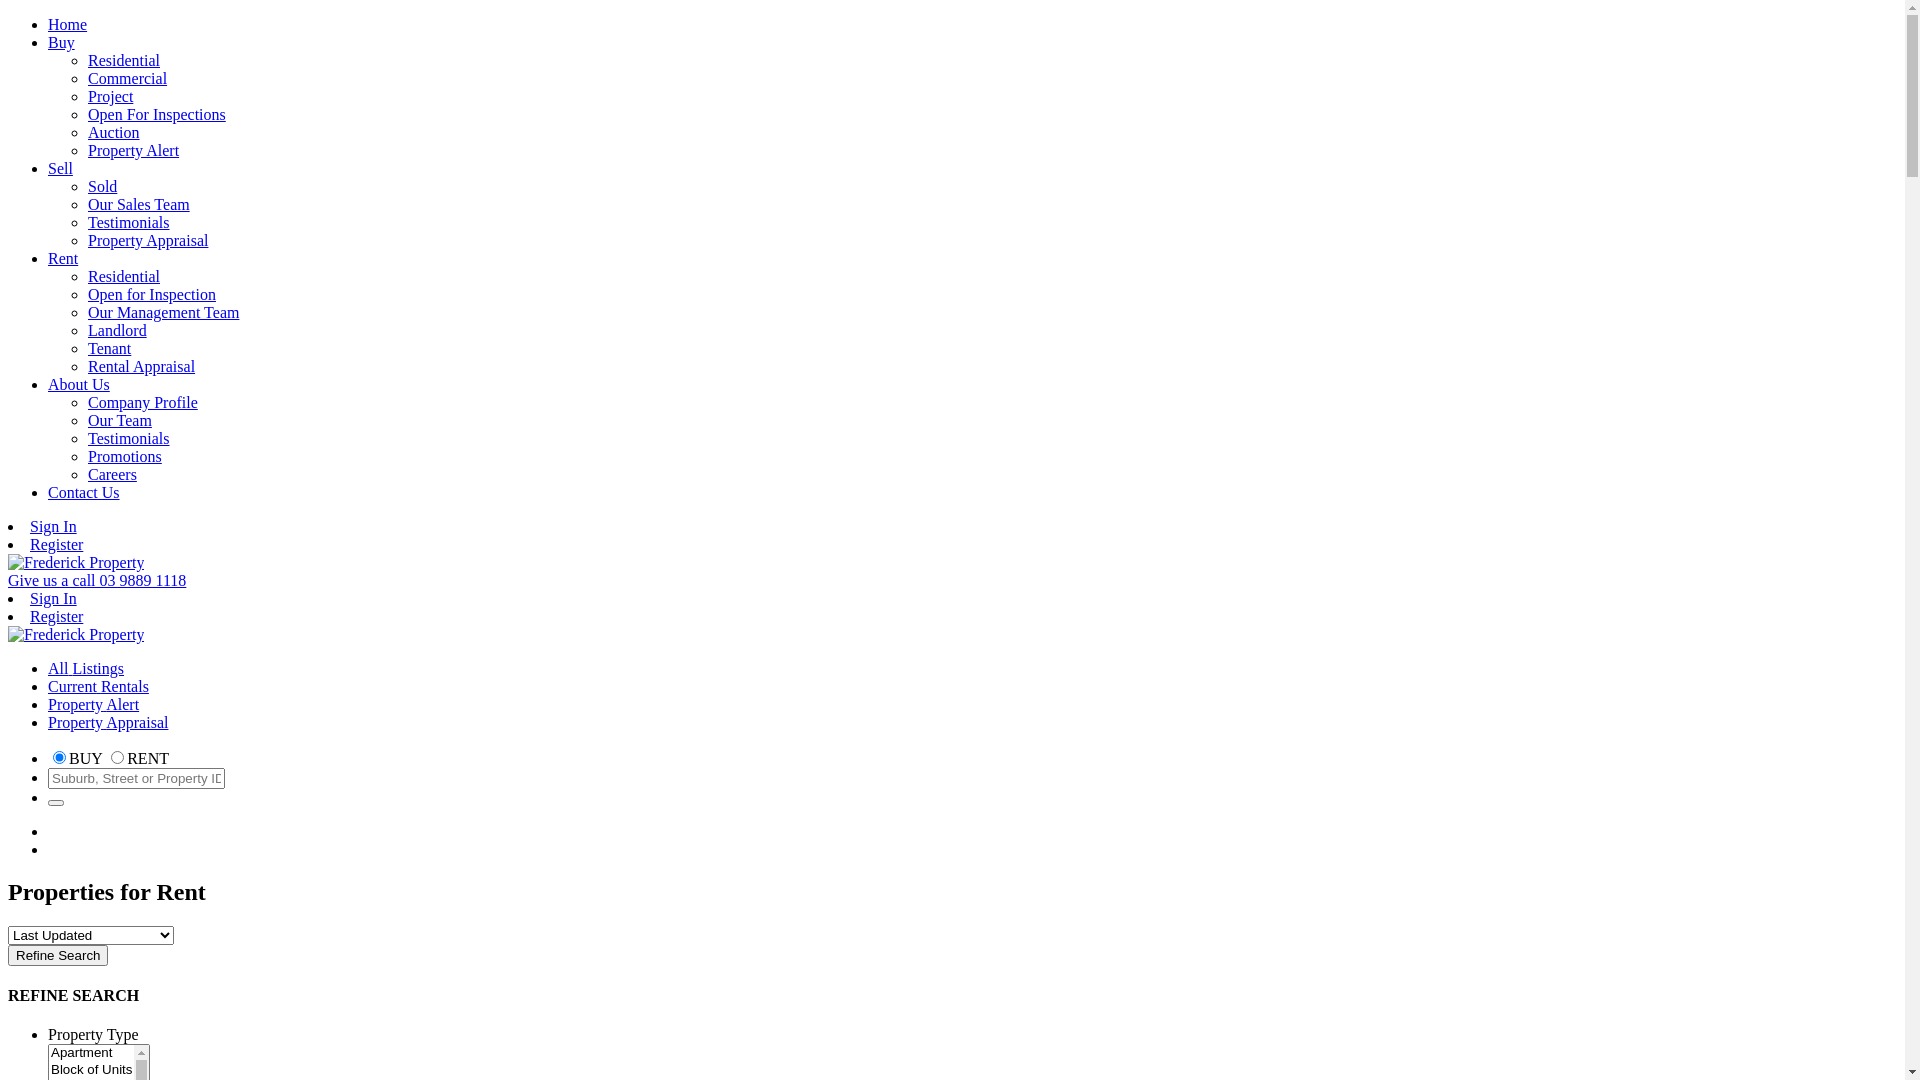 The image size is (1920, 1080). I want to click on 'Rent', so click(48, 257).